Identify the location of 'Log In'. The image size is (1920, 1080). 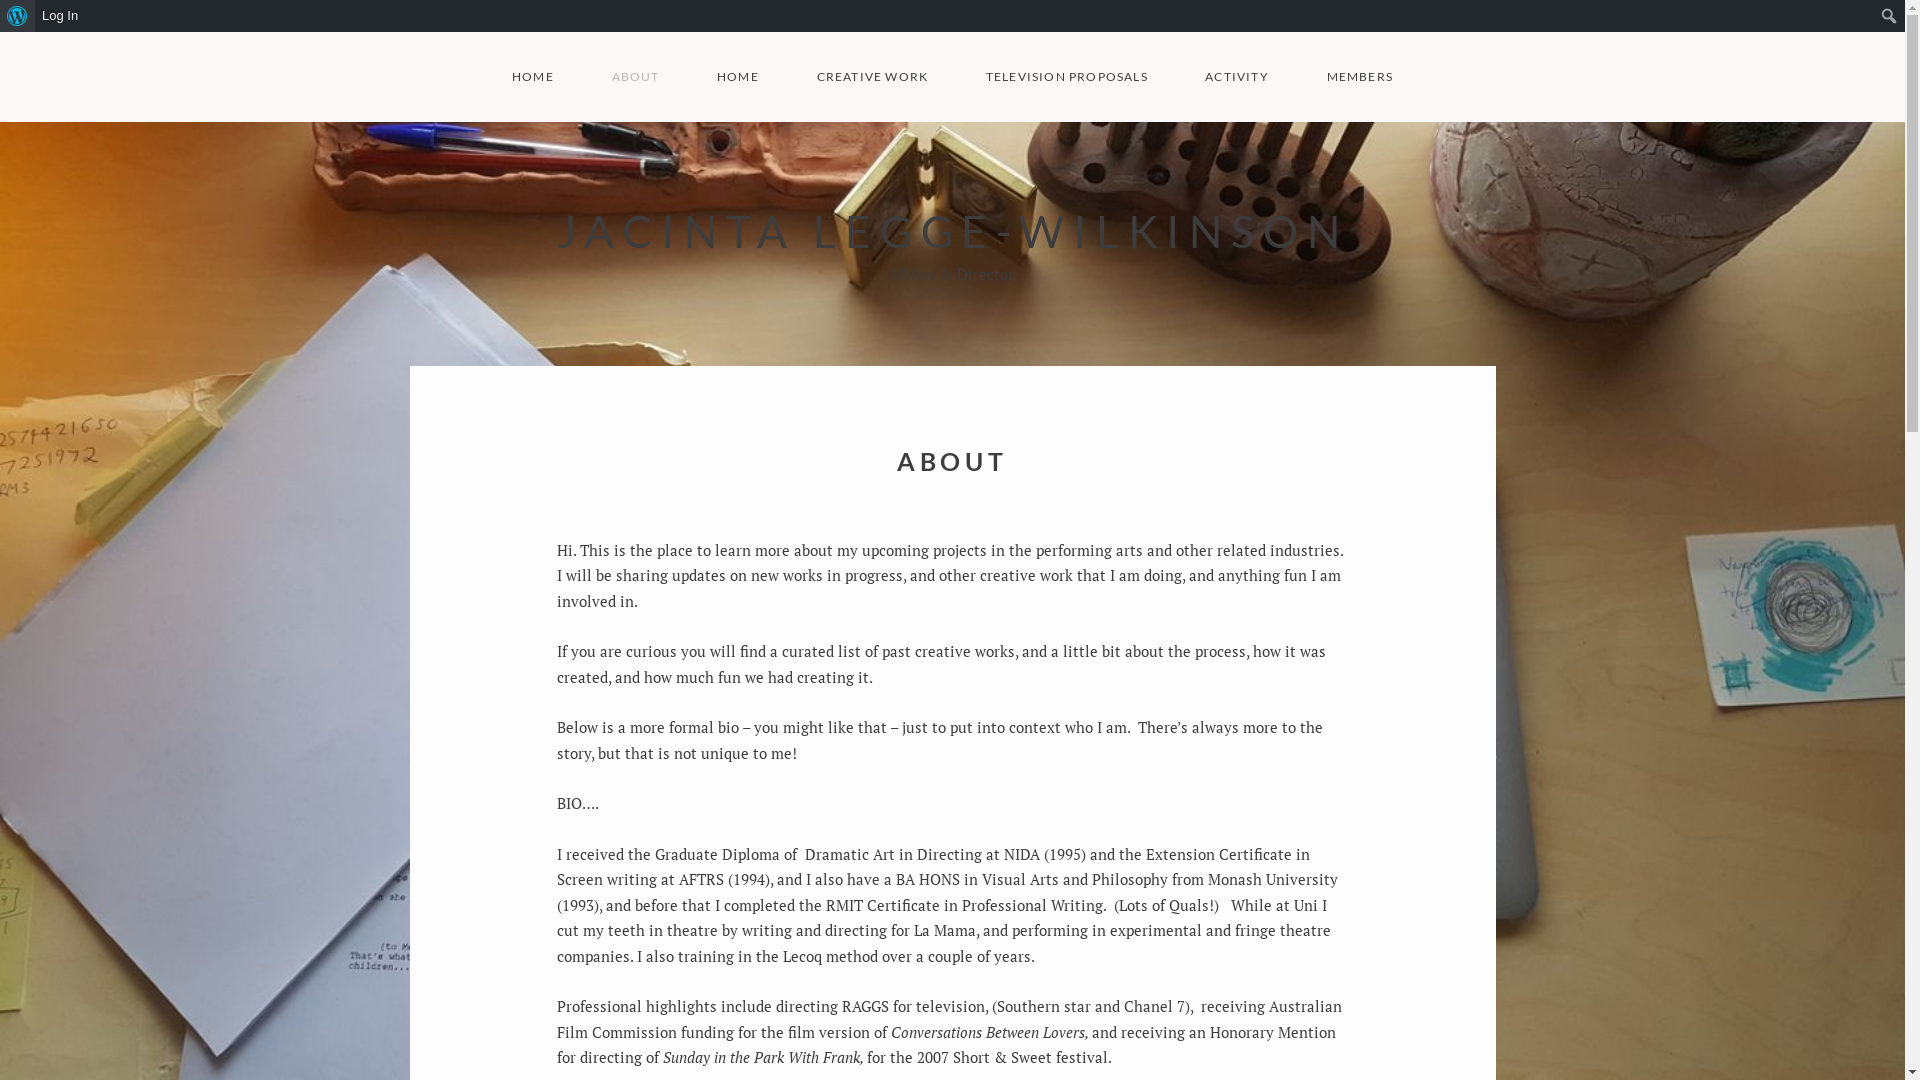
(60, 15).